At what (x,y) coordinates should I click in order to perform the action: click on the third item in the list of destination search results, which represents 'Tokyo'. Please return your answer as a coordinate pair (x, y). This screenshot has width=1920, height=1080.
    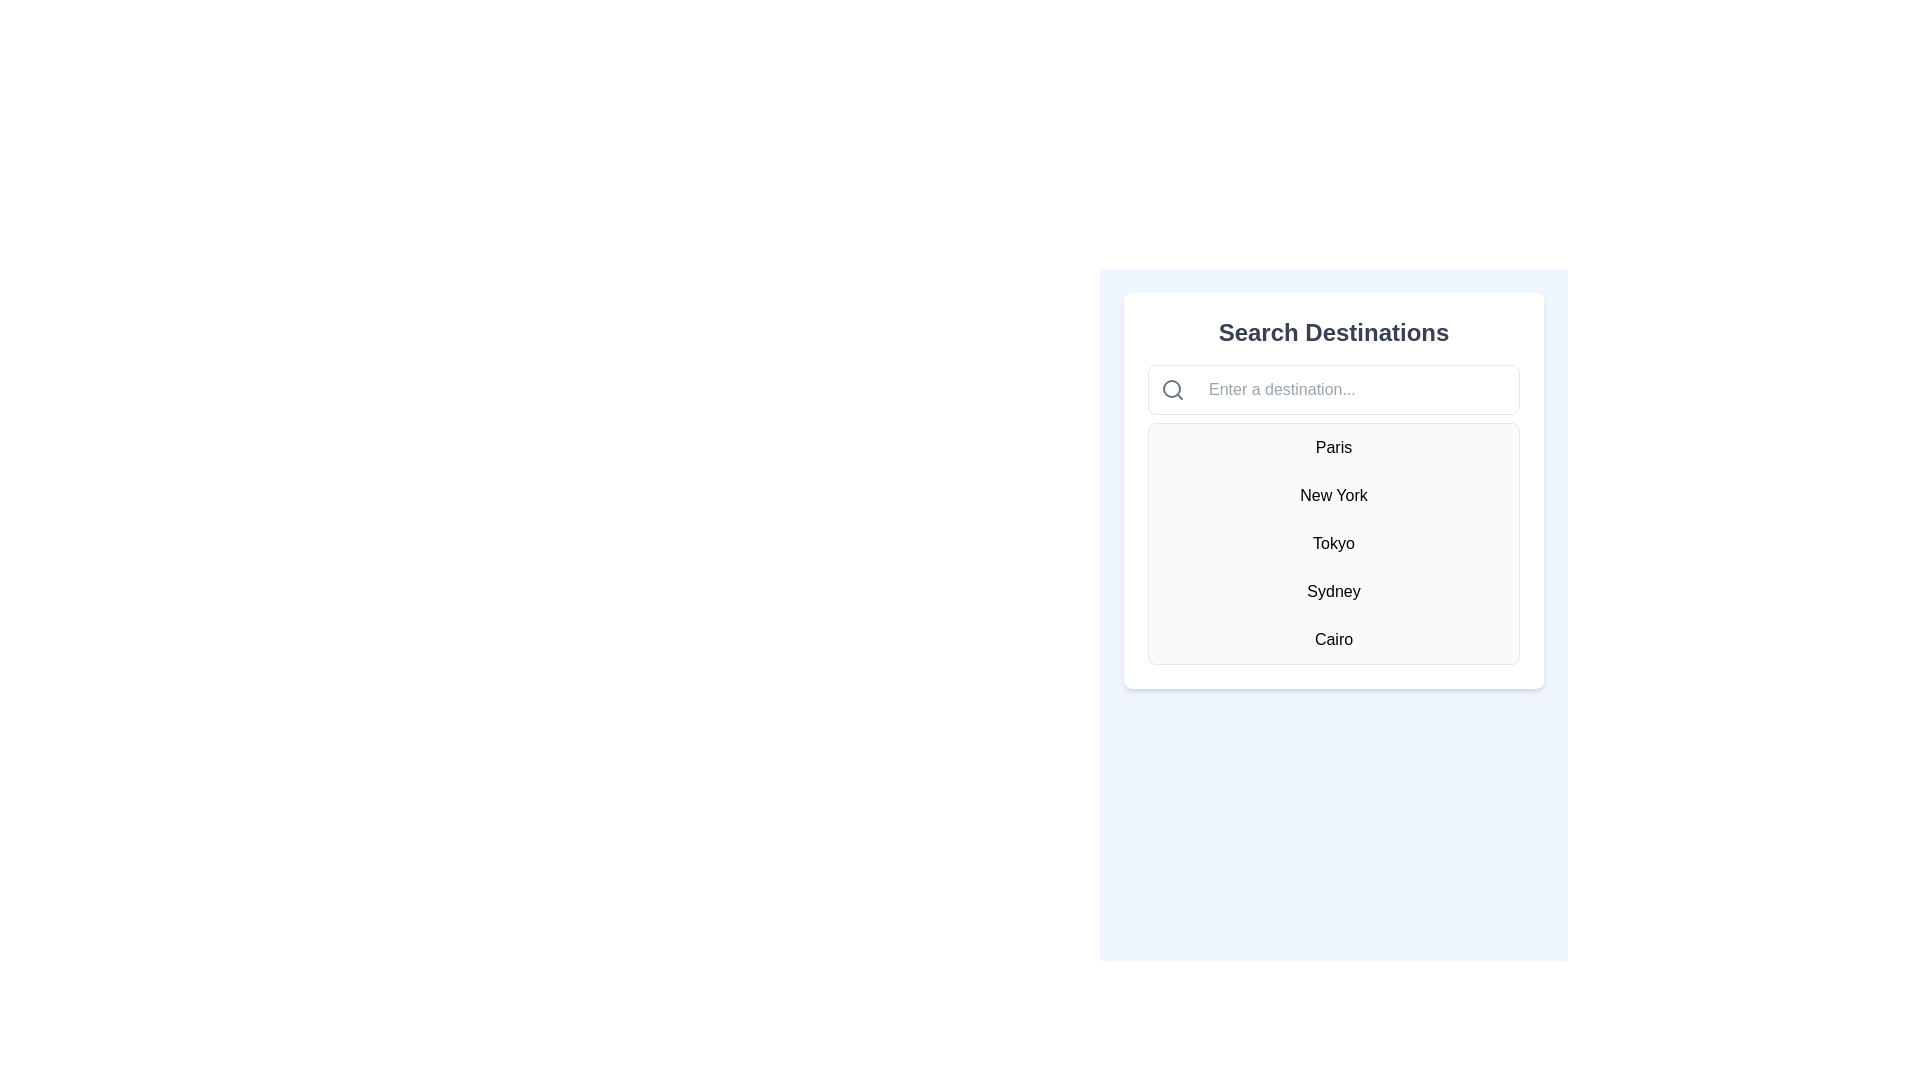
    Looking at the image, I should click on (1334, 543).